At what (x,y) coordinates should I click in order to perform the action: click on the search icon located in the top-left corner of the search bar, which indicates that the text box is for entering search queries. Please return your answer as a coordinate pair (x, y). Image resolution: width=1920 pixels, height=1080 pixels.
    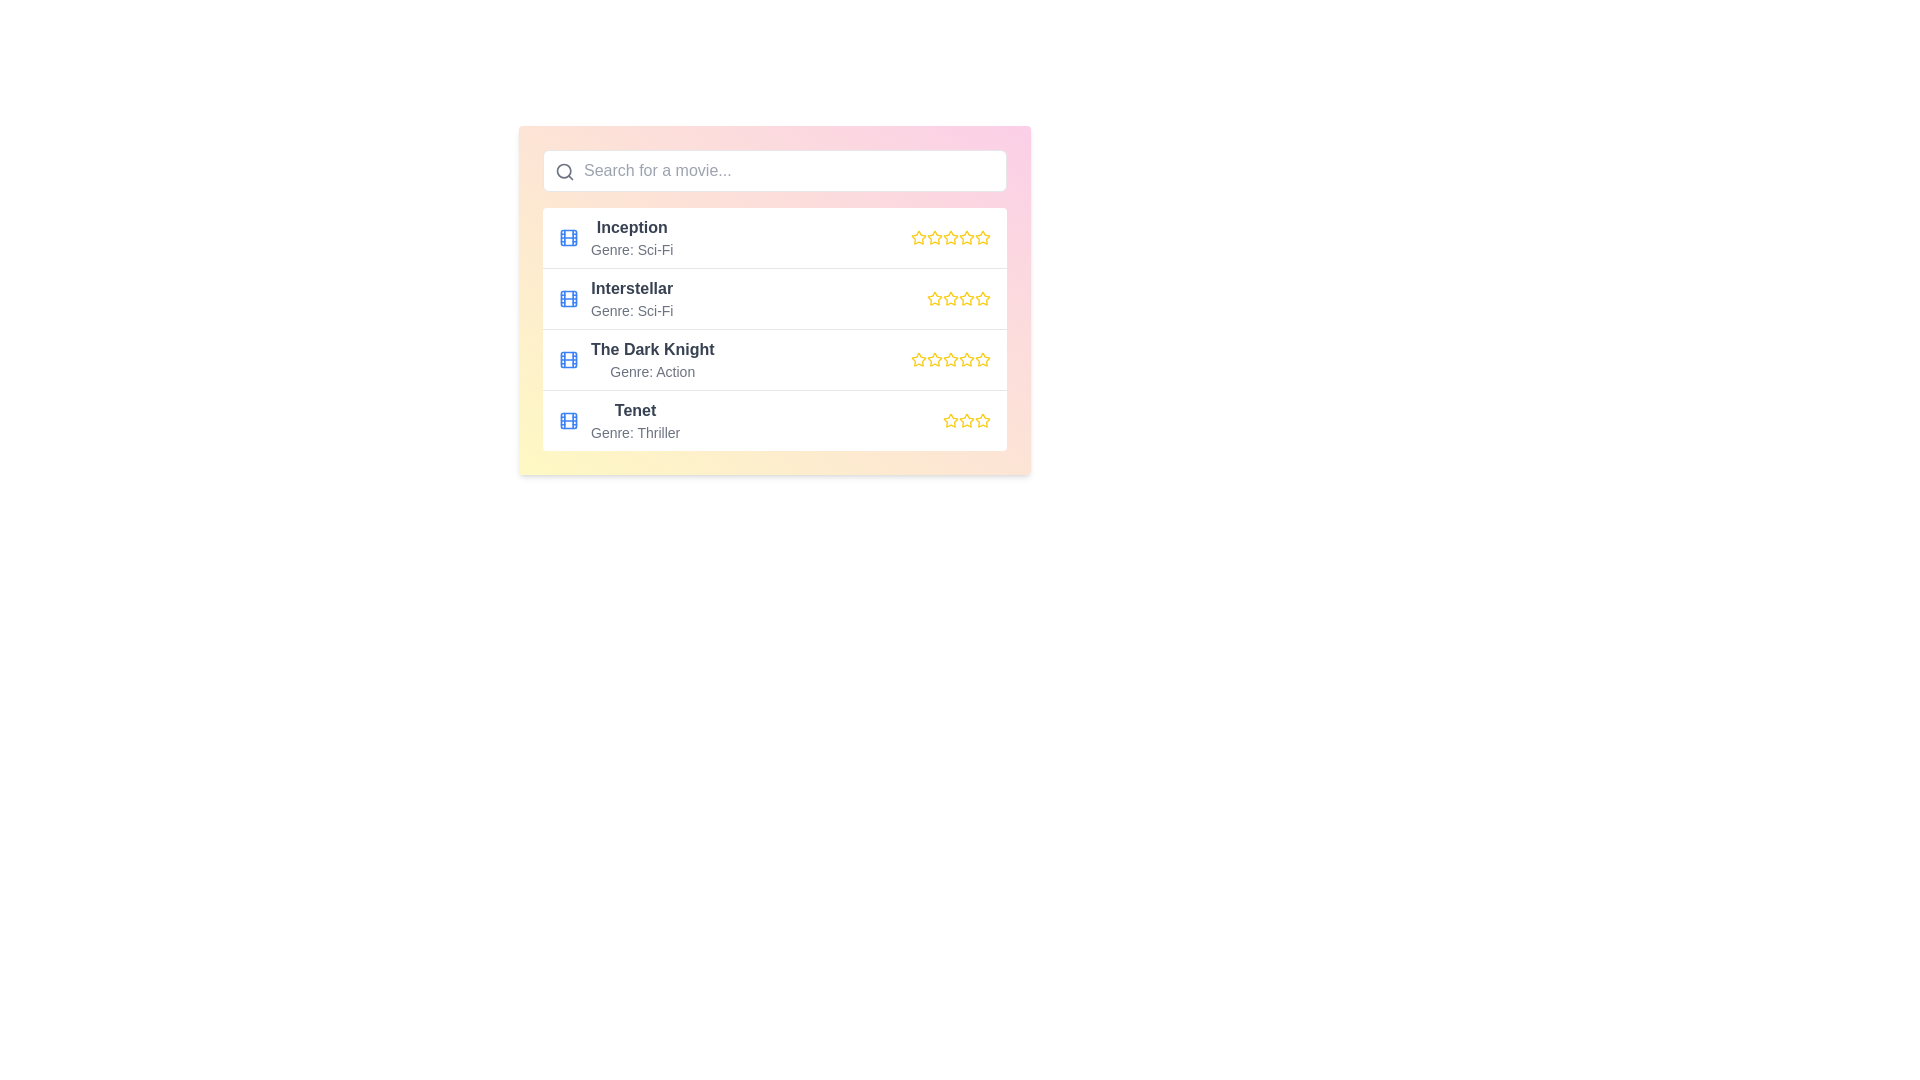
    Looking at the image, I should click on (564, 171).